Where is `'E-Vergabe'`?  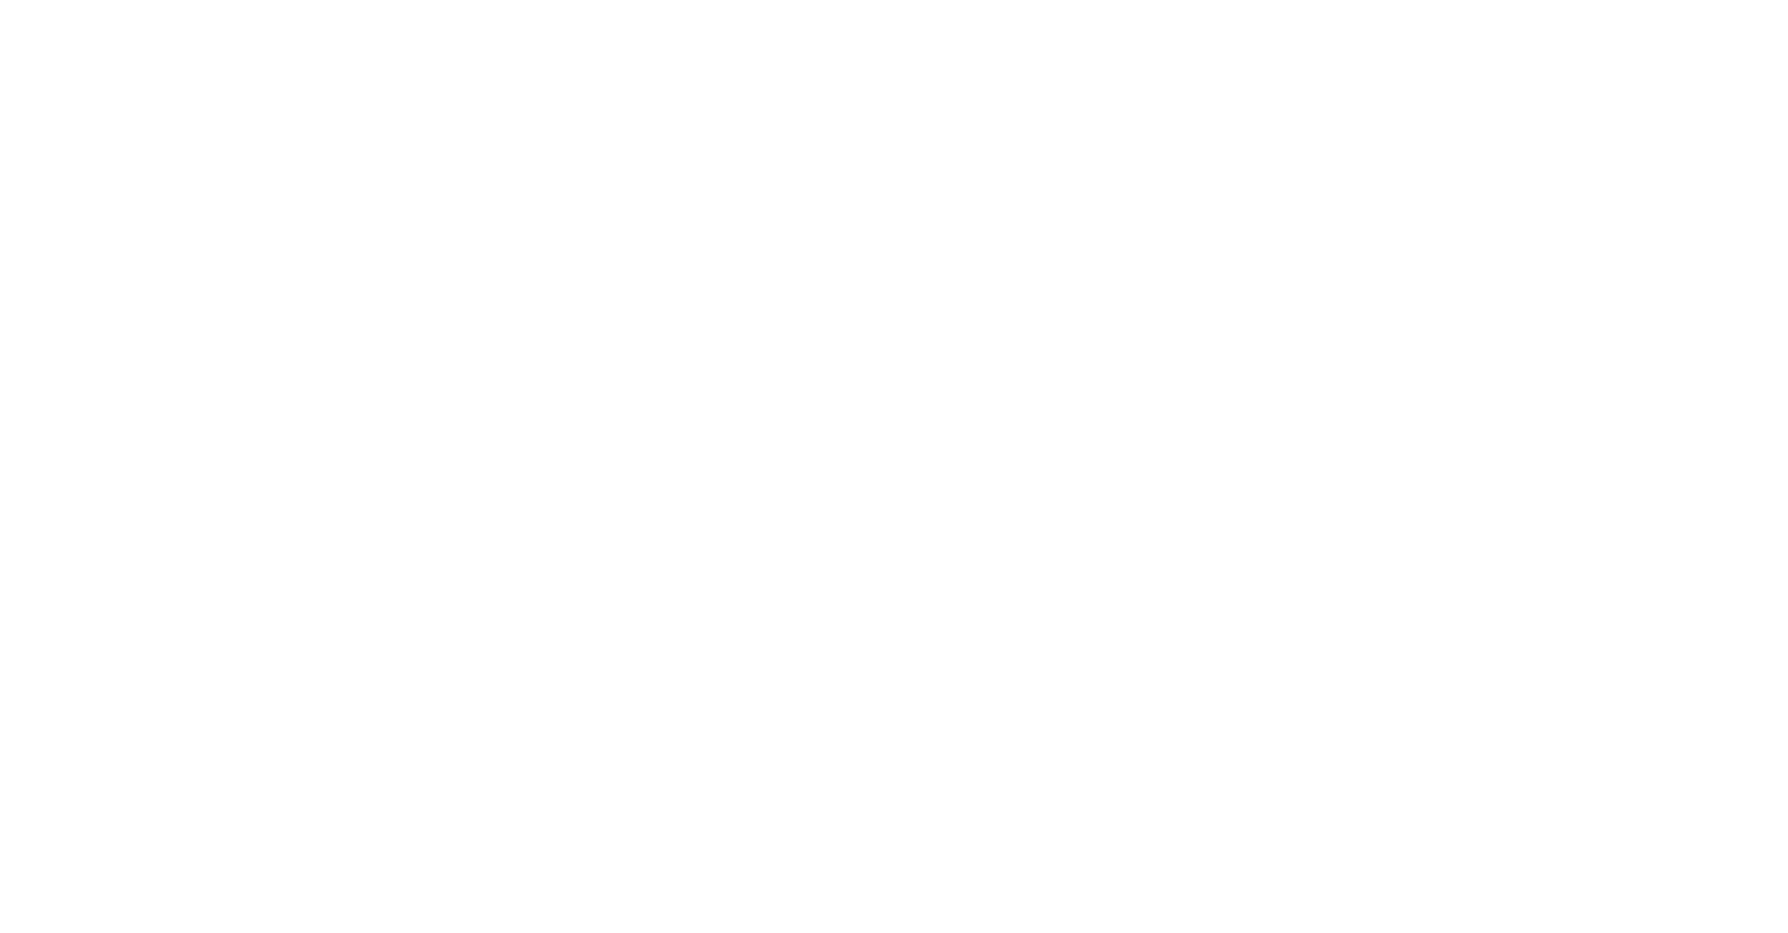 'E-Vergabe' is located at coordinates (1744, 578).